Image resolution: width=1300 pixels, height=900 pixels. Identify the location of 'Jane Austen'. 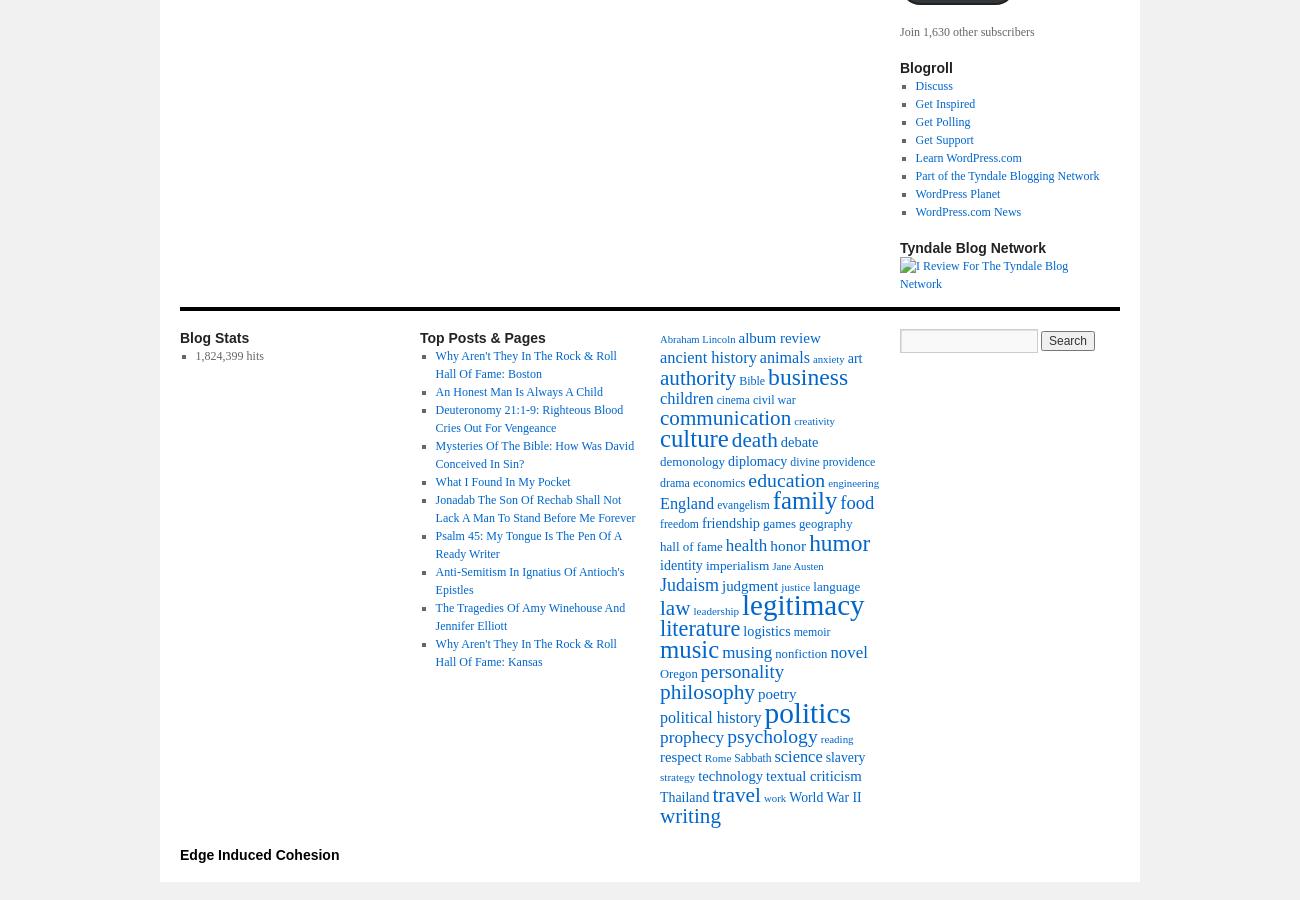
(796, 566).